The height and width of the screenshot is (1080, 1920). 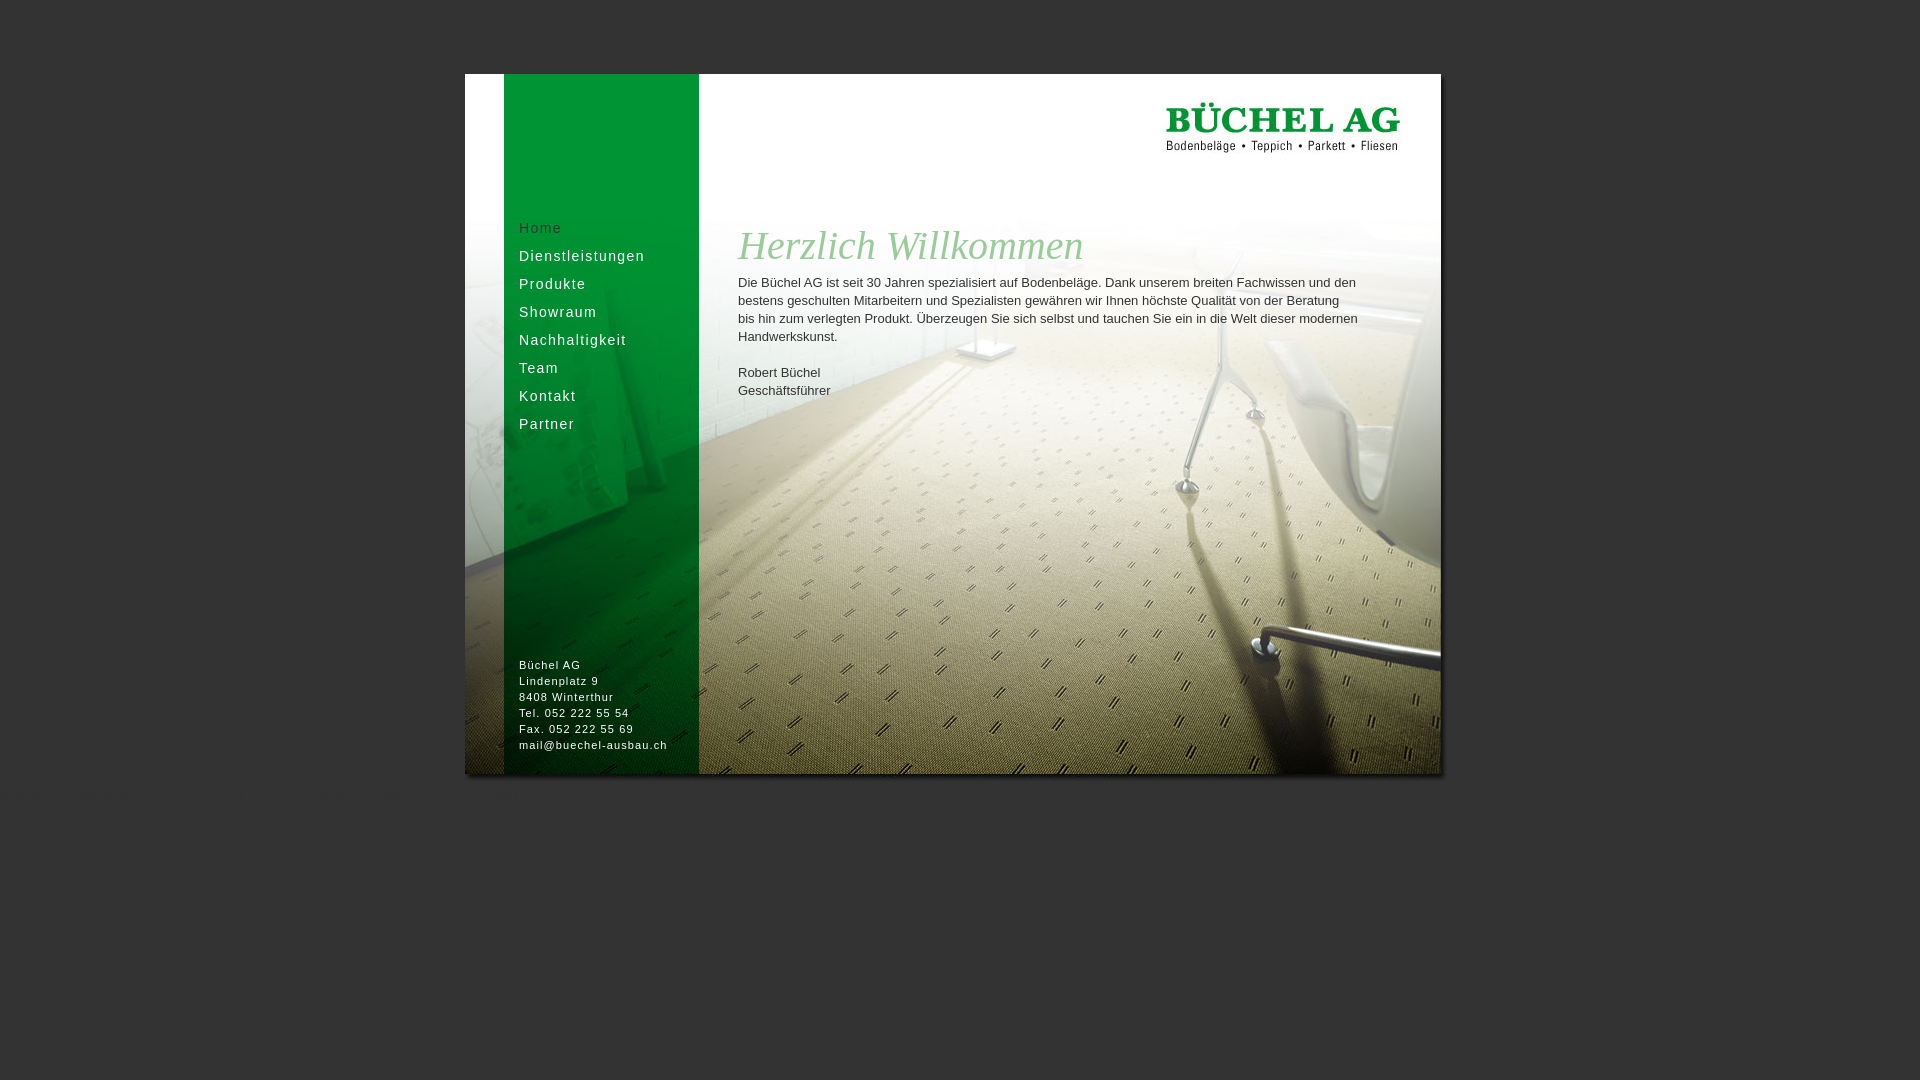 What do you see at coordinates (538, 367) in the screenshot?
I see `'Team'` at bounding box center [538, 367].